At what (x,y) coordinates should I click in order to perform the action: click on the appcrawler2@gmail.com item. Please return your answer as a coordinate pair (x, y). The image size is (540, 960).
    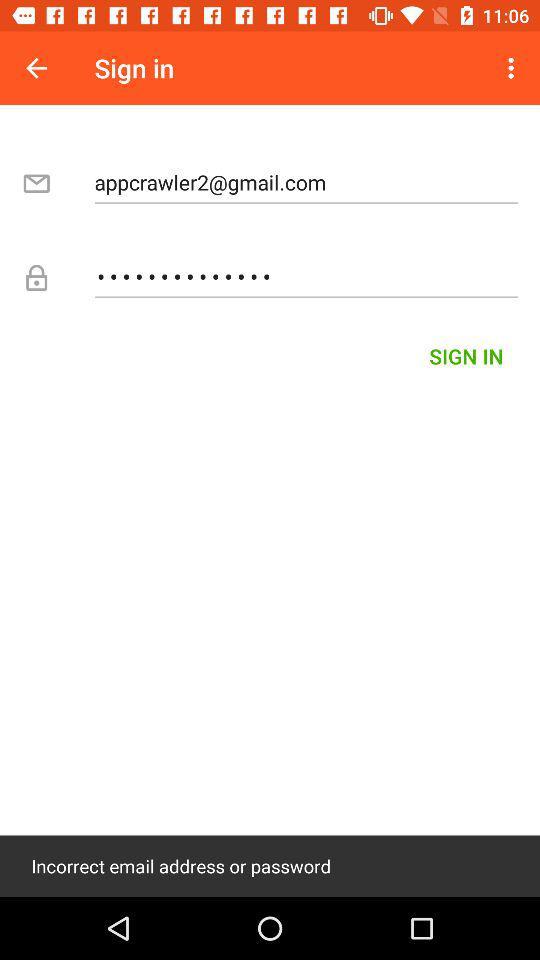
    Looking at the image, I should click on (306, 182).